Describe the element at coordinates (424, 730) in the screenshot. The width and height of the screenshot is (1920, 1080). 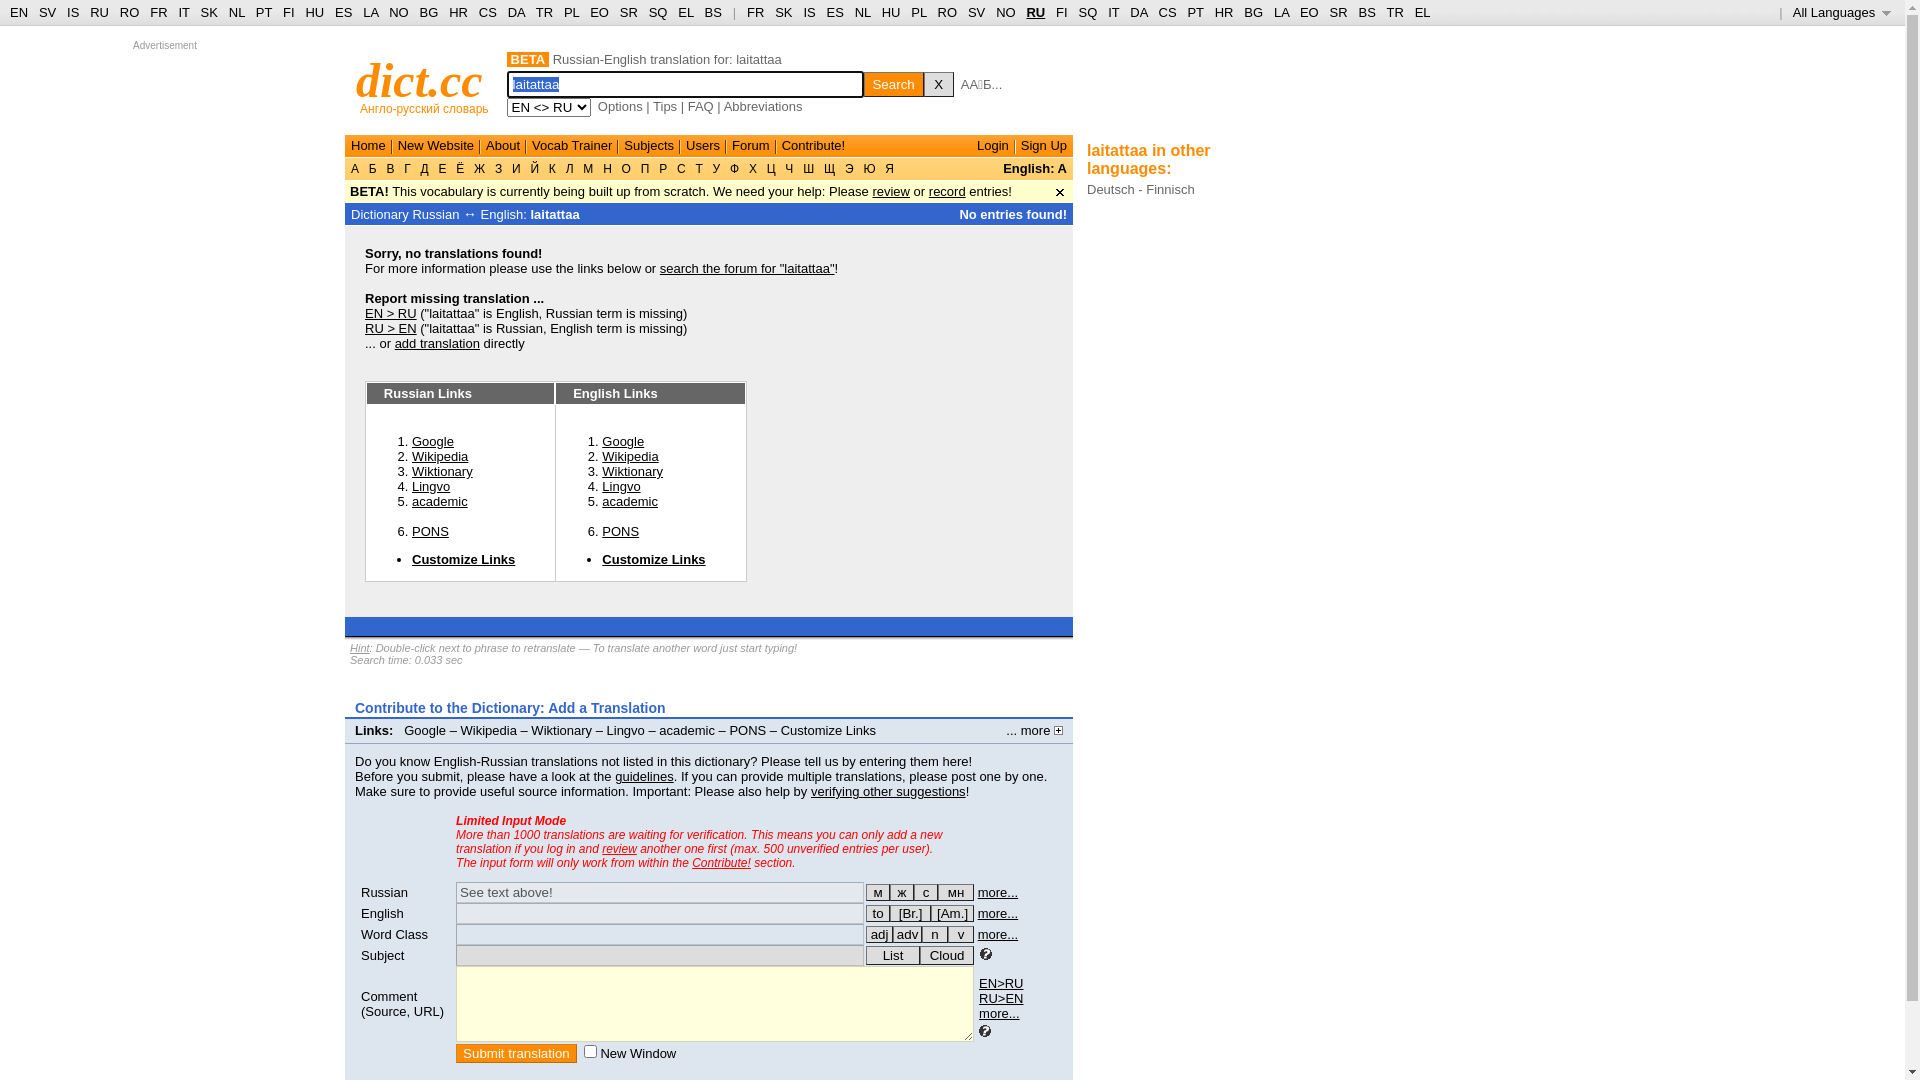
I see `'Google'` at that location.